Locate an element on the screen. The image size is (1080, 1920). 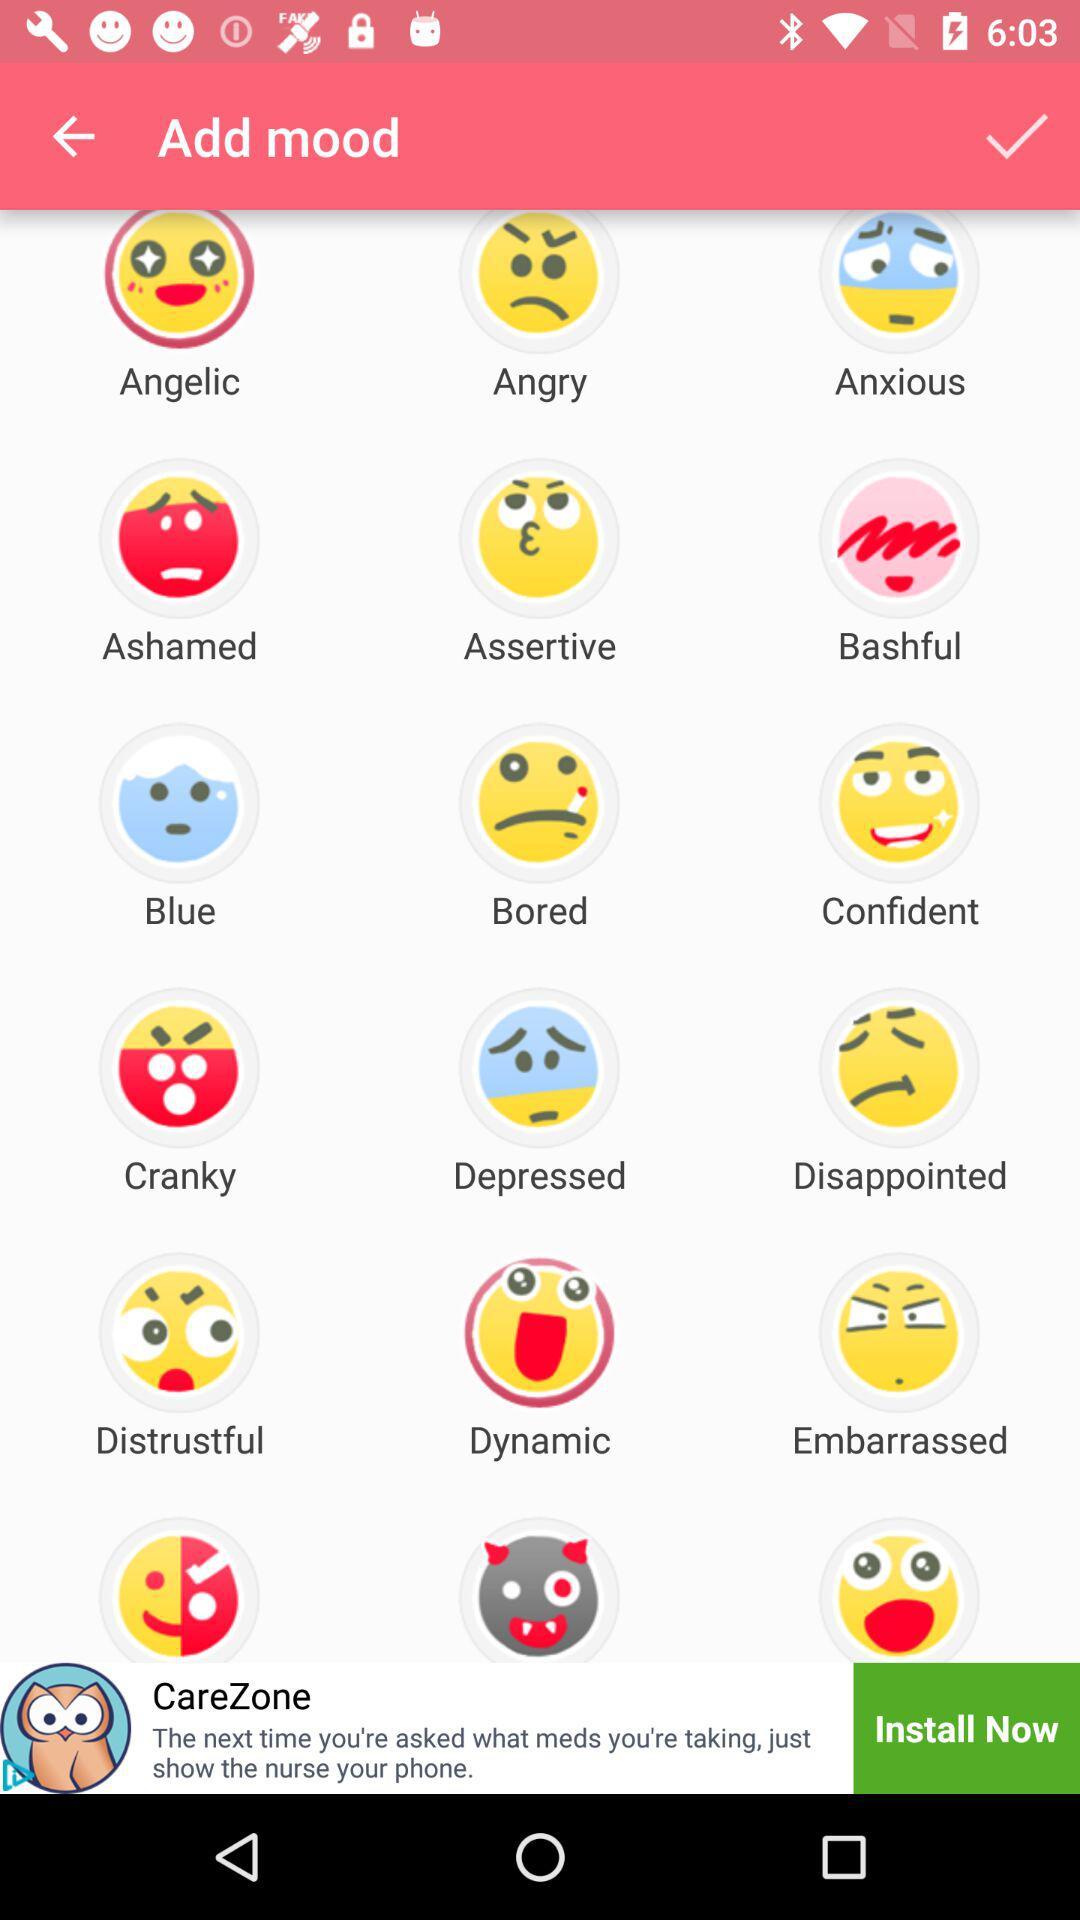
the mood below embarrassed is located at coordinates (898, 1588).